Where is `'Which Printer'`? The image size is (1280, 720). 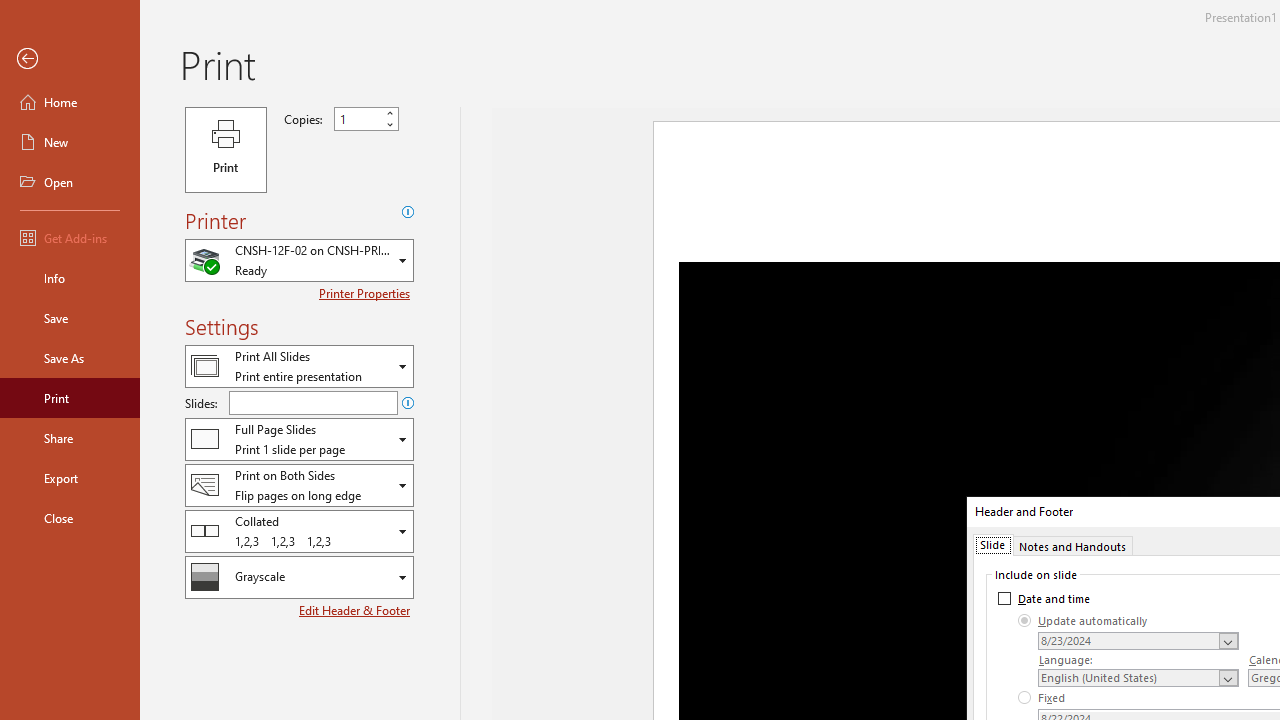
'Which Printer' is located at coordinates (298, 259).